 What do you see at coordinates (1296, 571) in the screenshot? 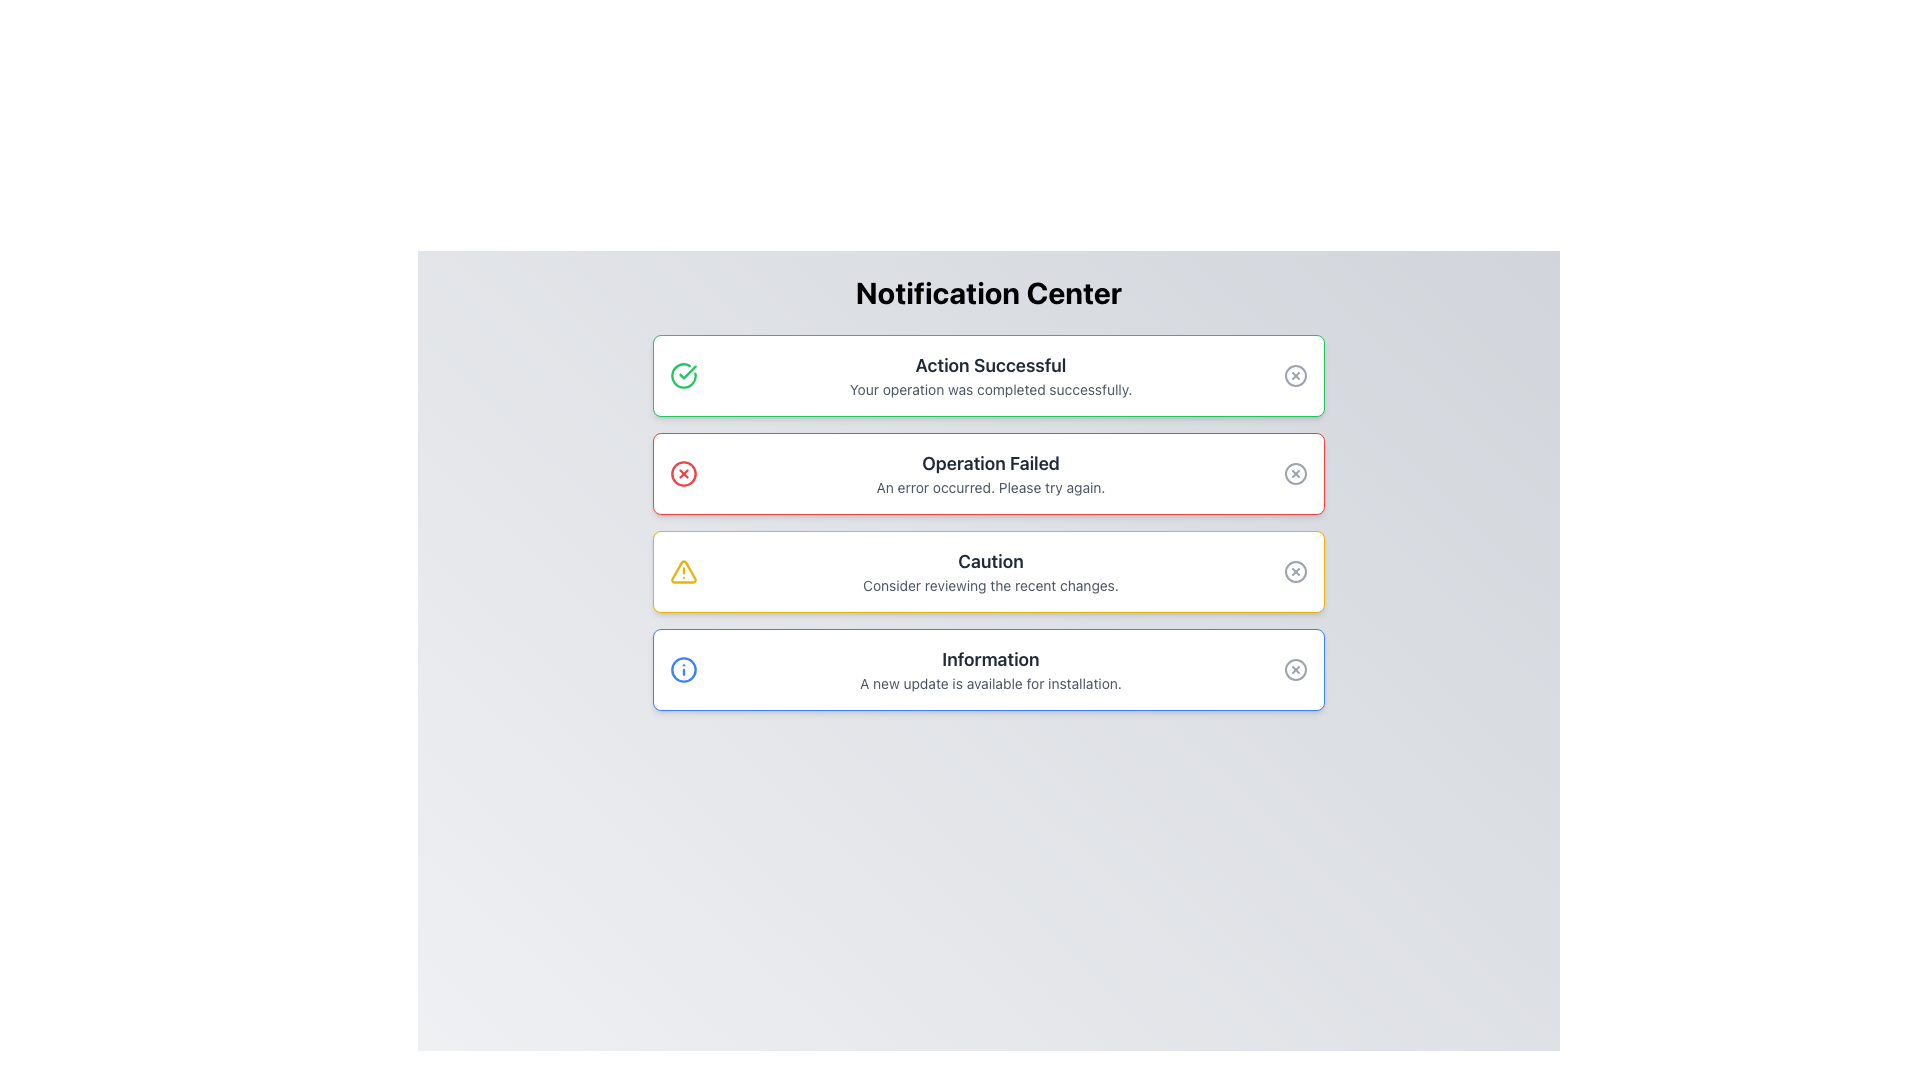
I see `the close button located at the far-right side of the notification card to change its color` at bounding box center [1296, 571].